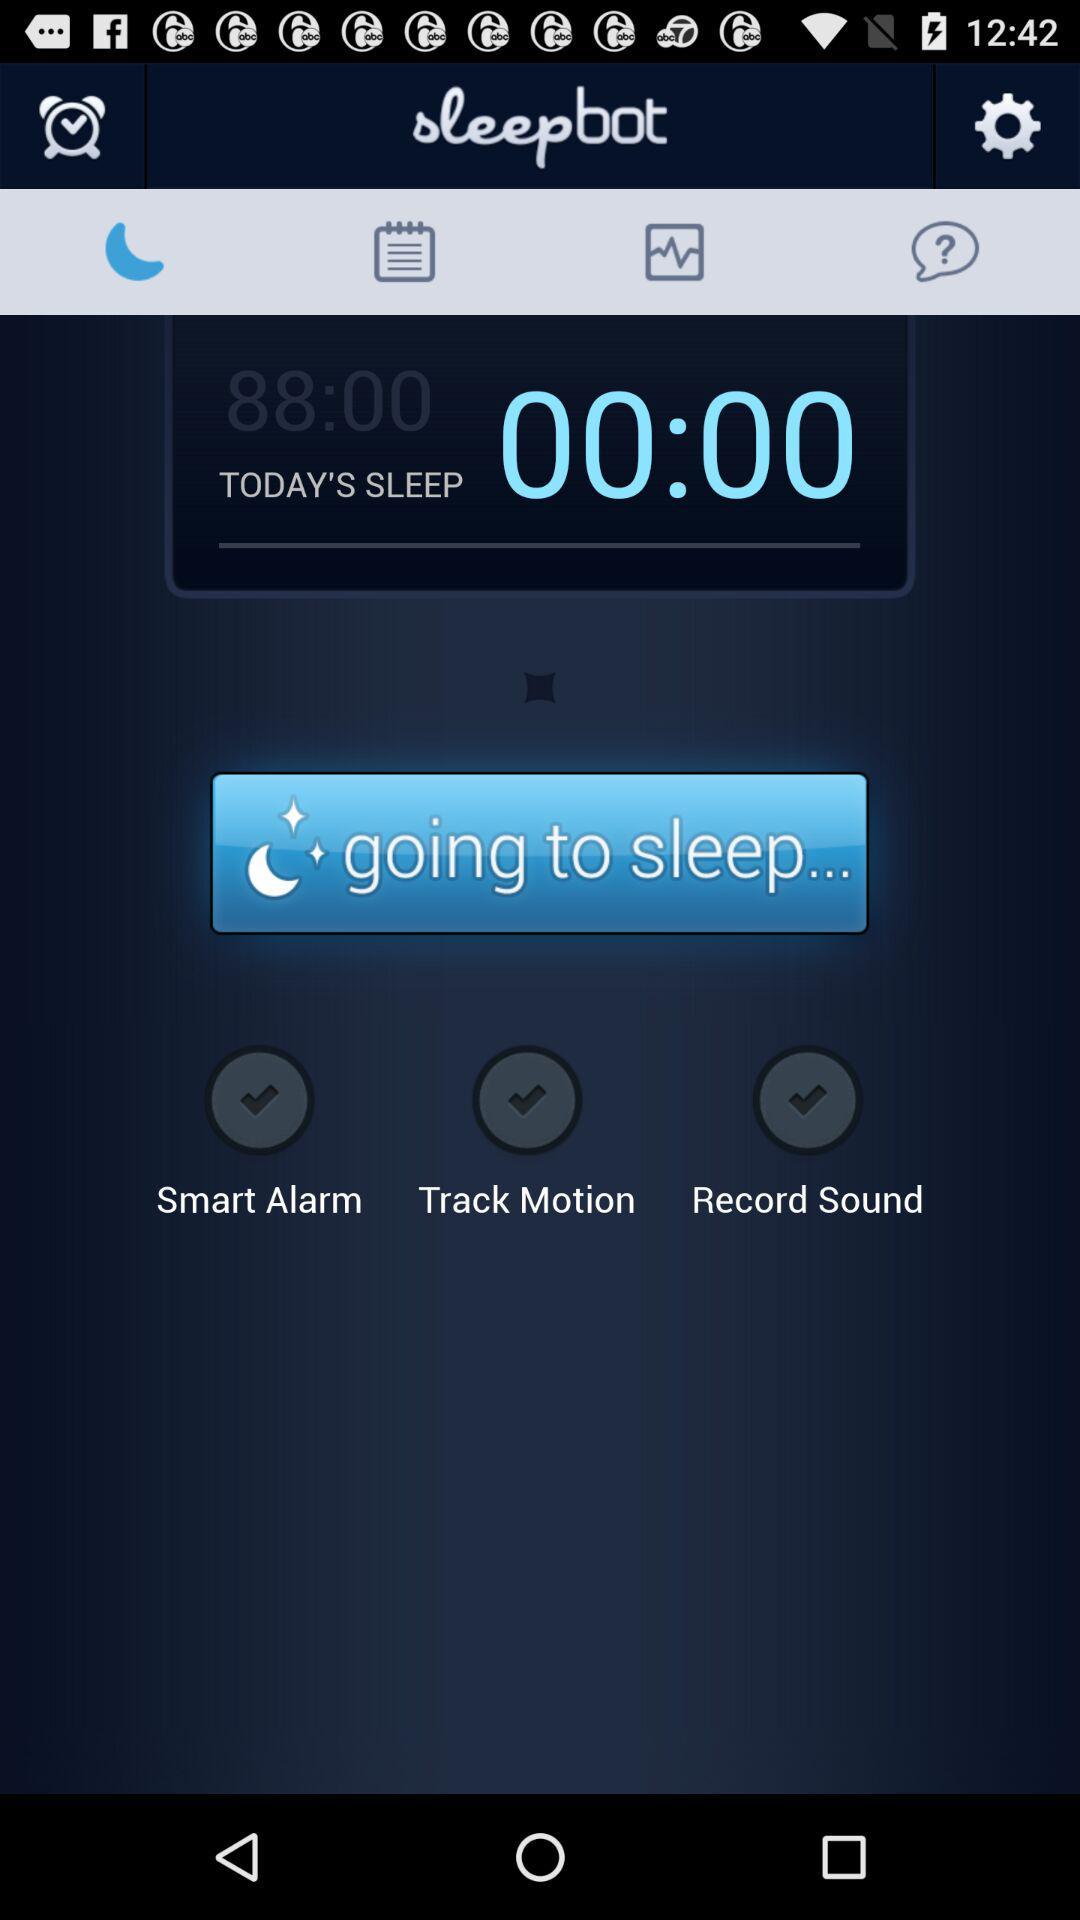  I want to click on going to sleep, so click(538, 854).